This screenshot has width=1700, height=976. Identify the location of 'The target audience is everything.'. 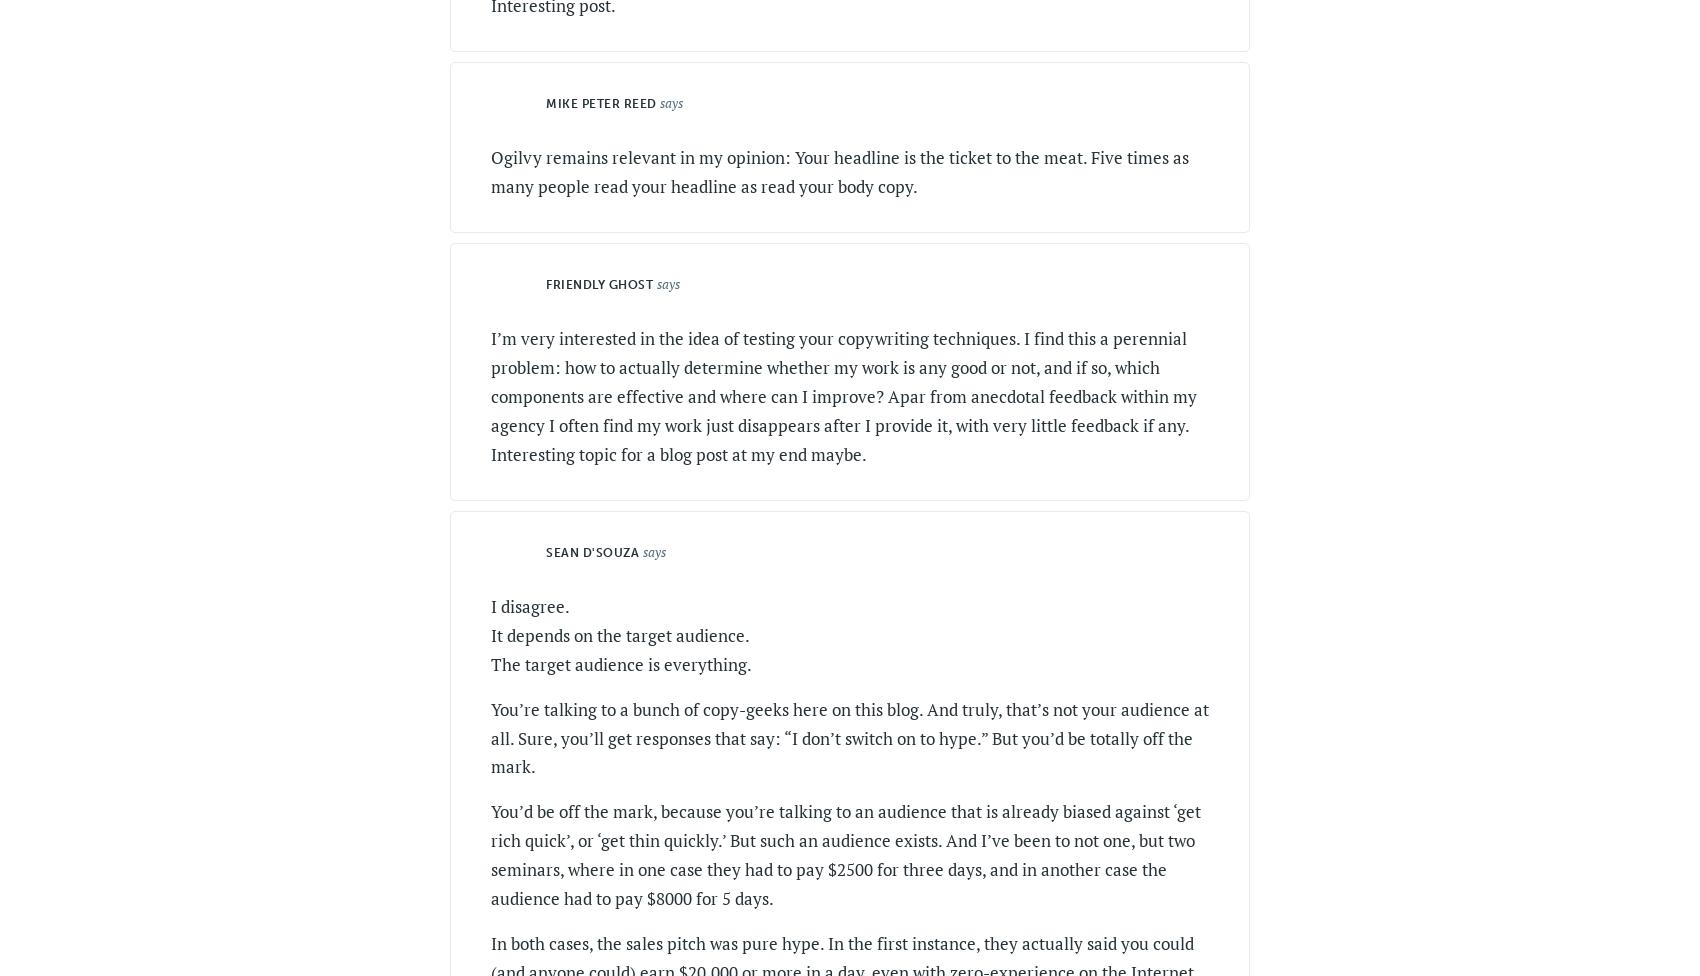
(490, 662).